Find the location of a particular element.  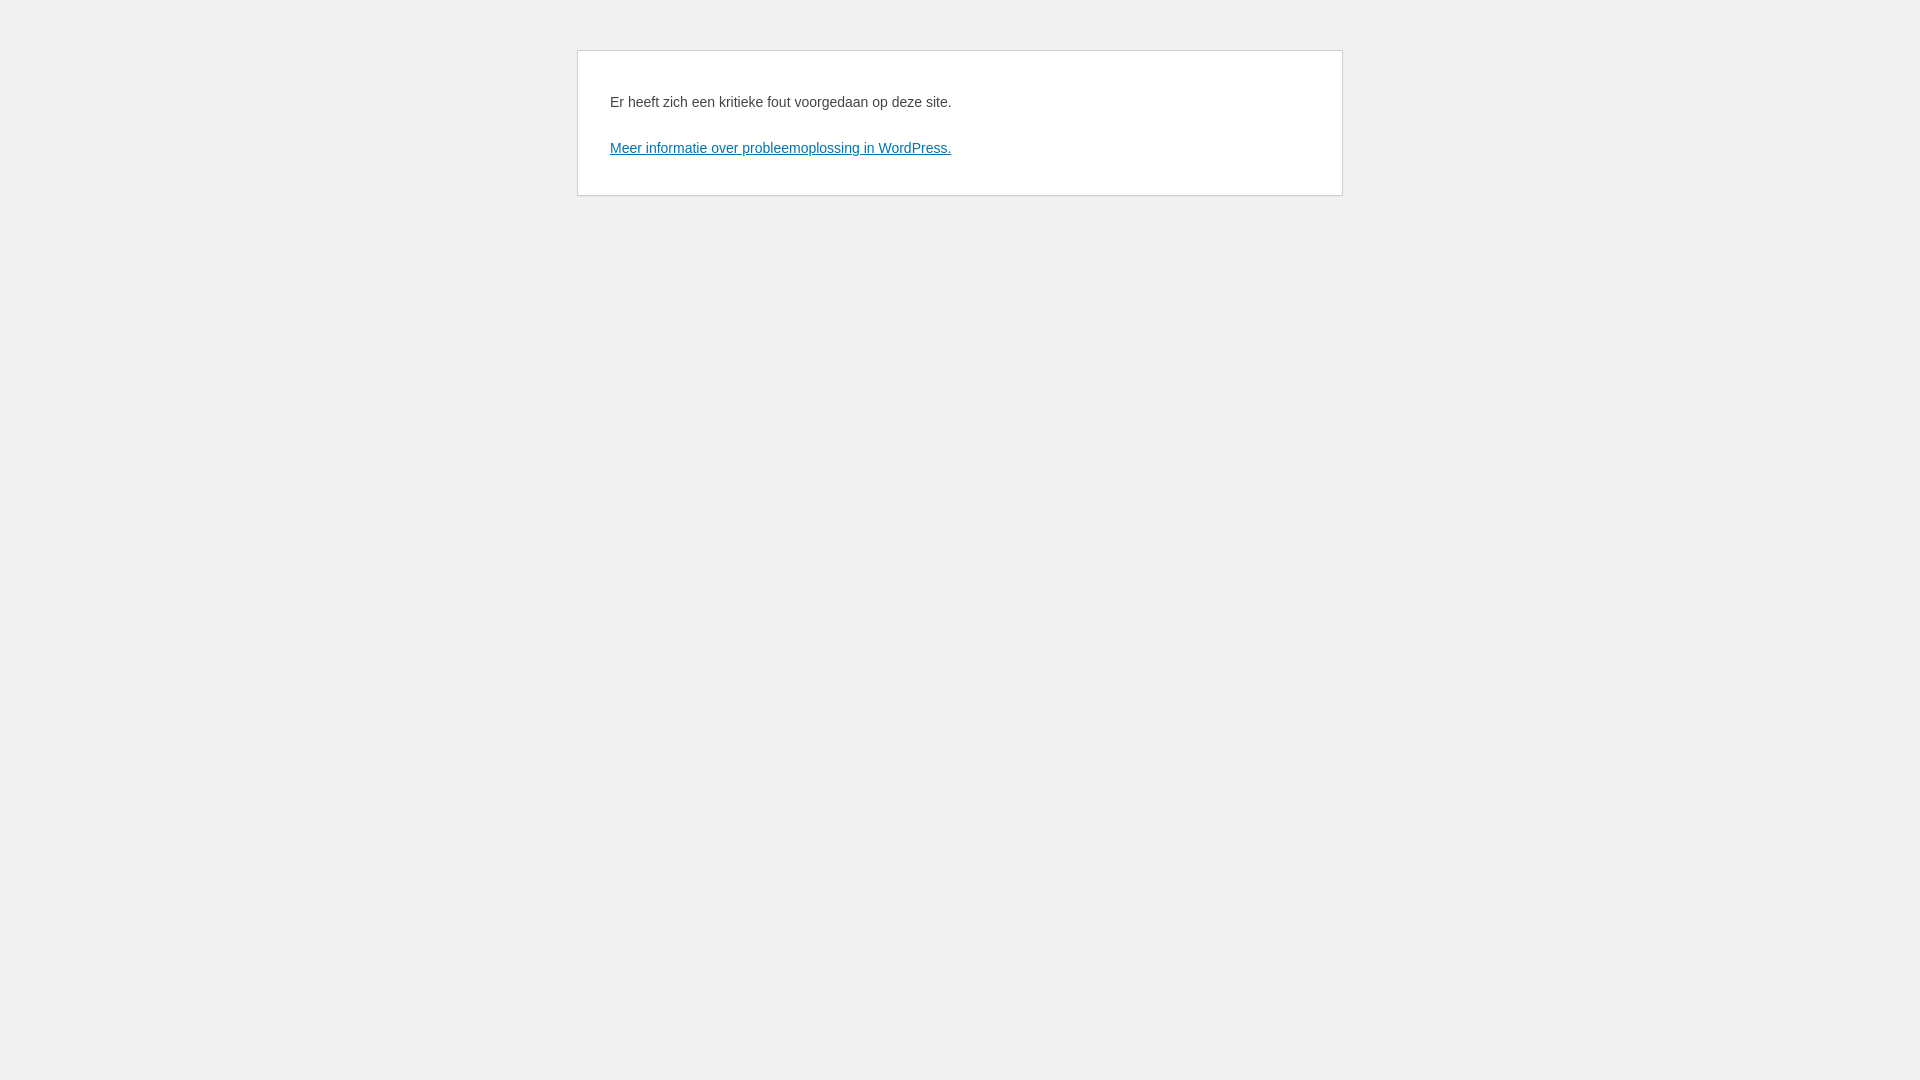

'Meer informatie over probleemoplossing in WordPress.' is located at coordinates (779, 146).